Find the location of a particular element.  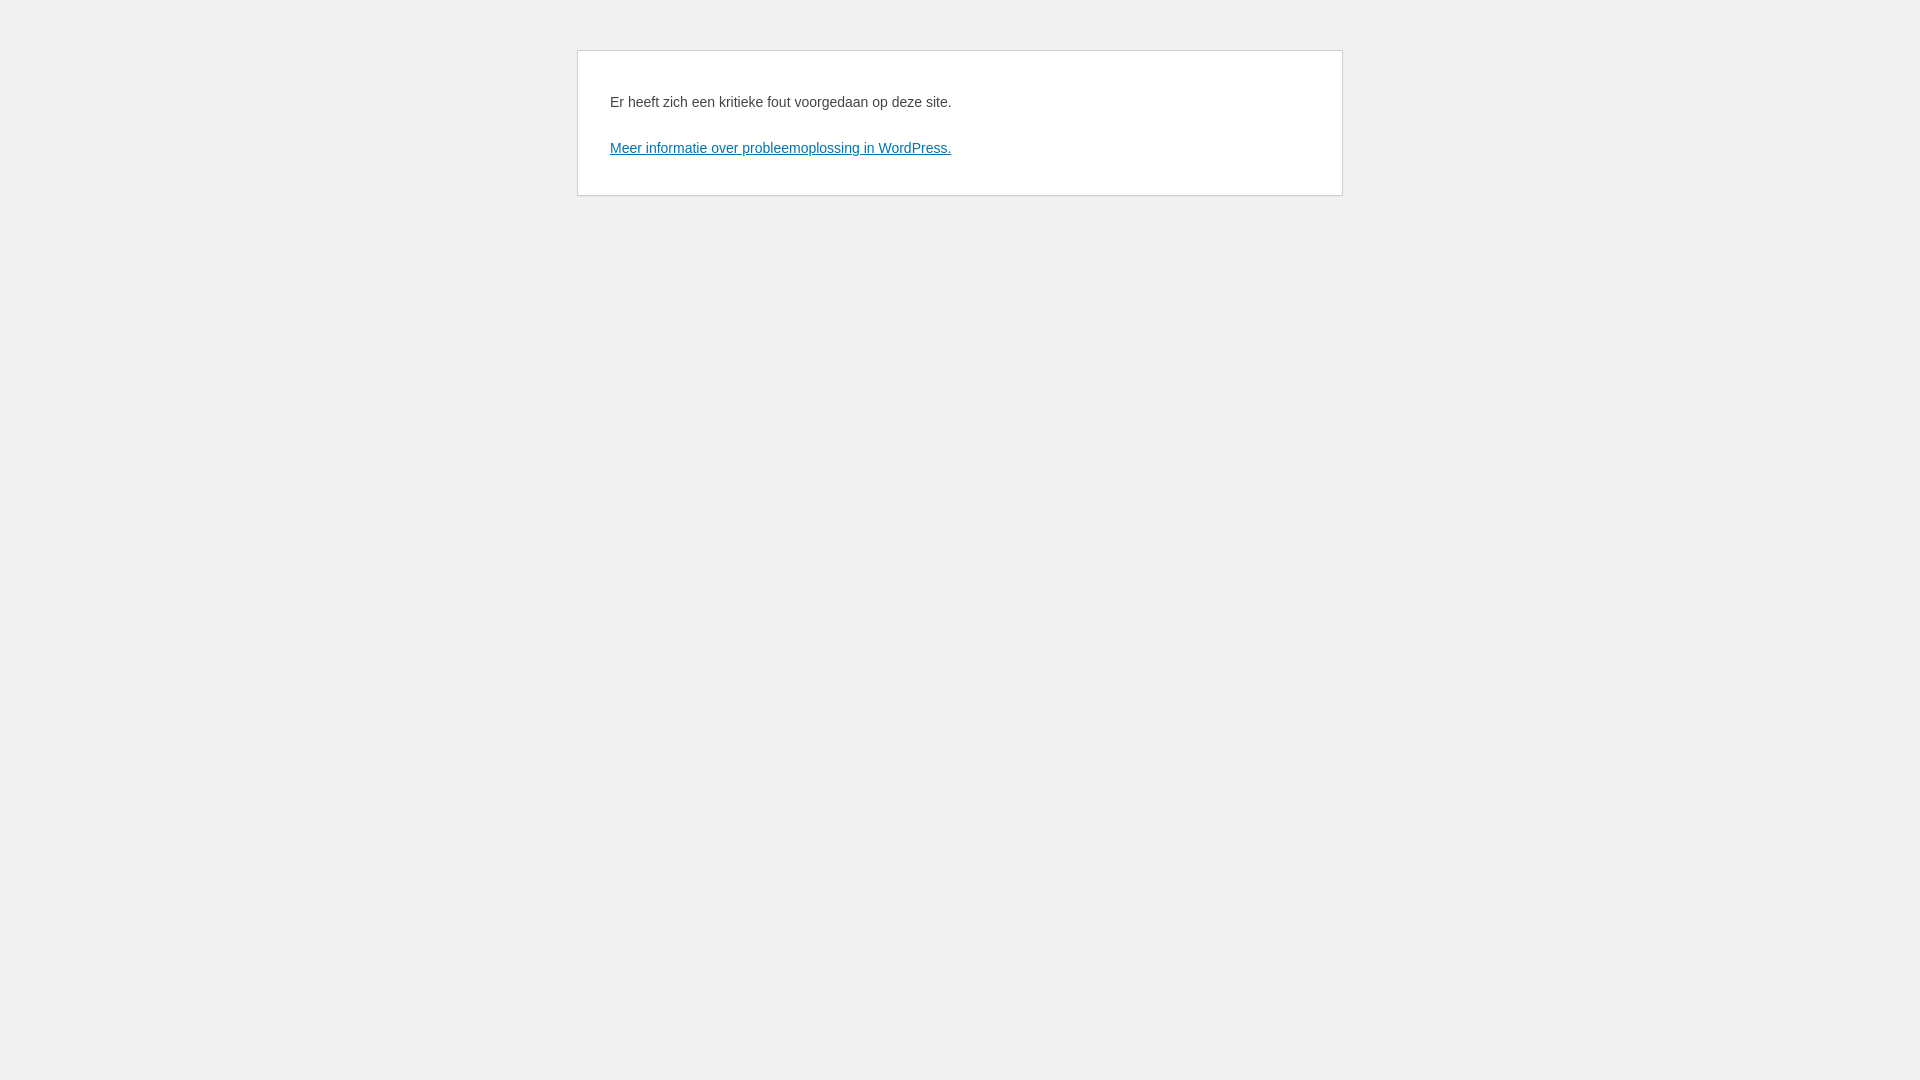

'Meer informatie over probleemoplossing in WordPress.' is located at coordinates (779, 146).